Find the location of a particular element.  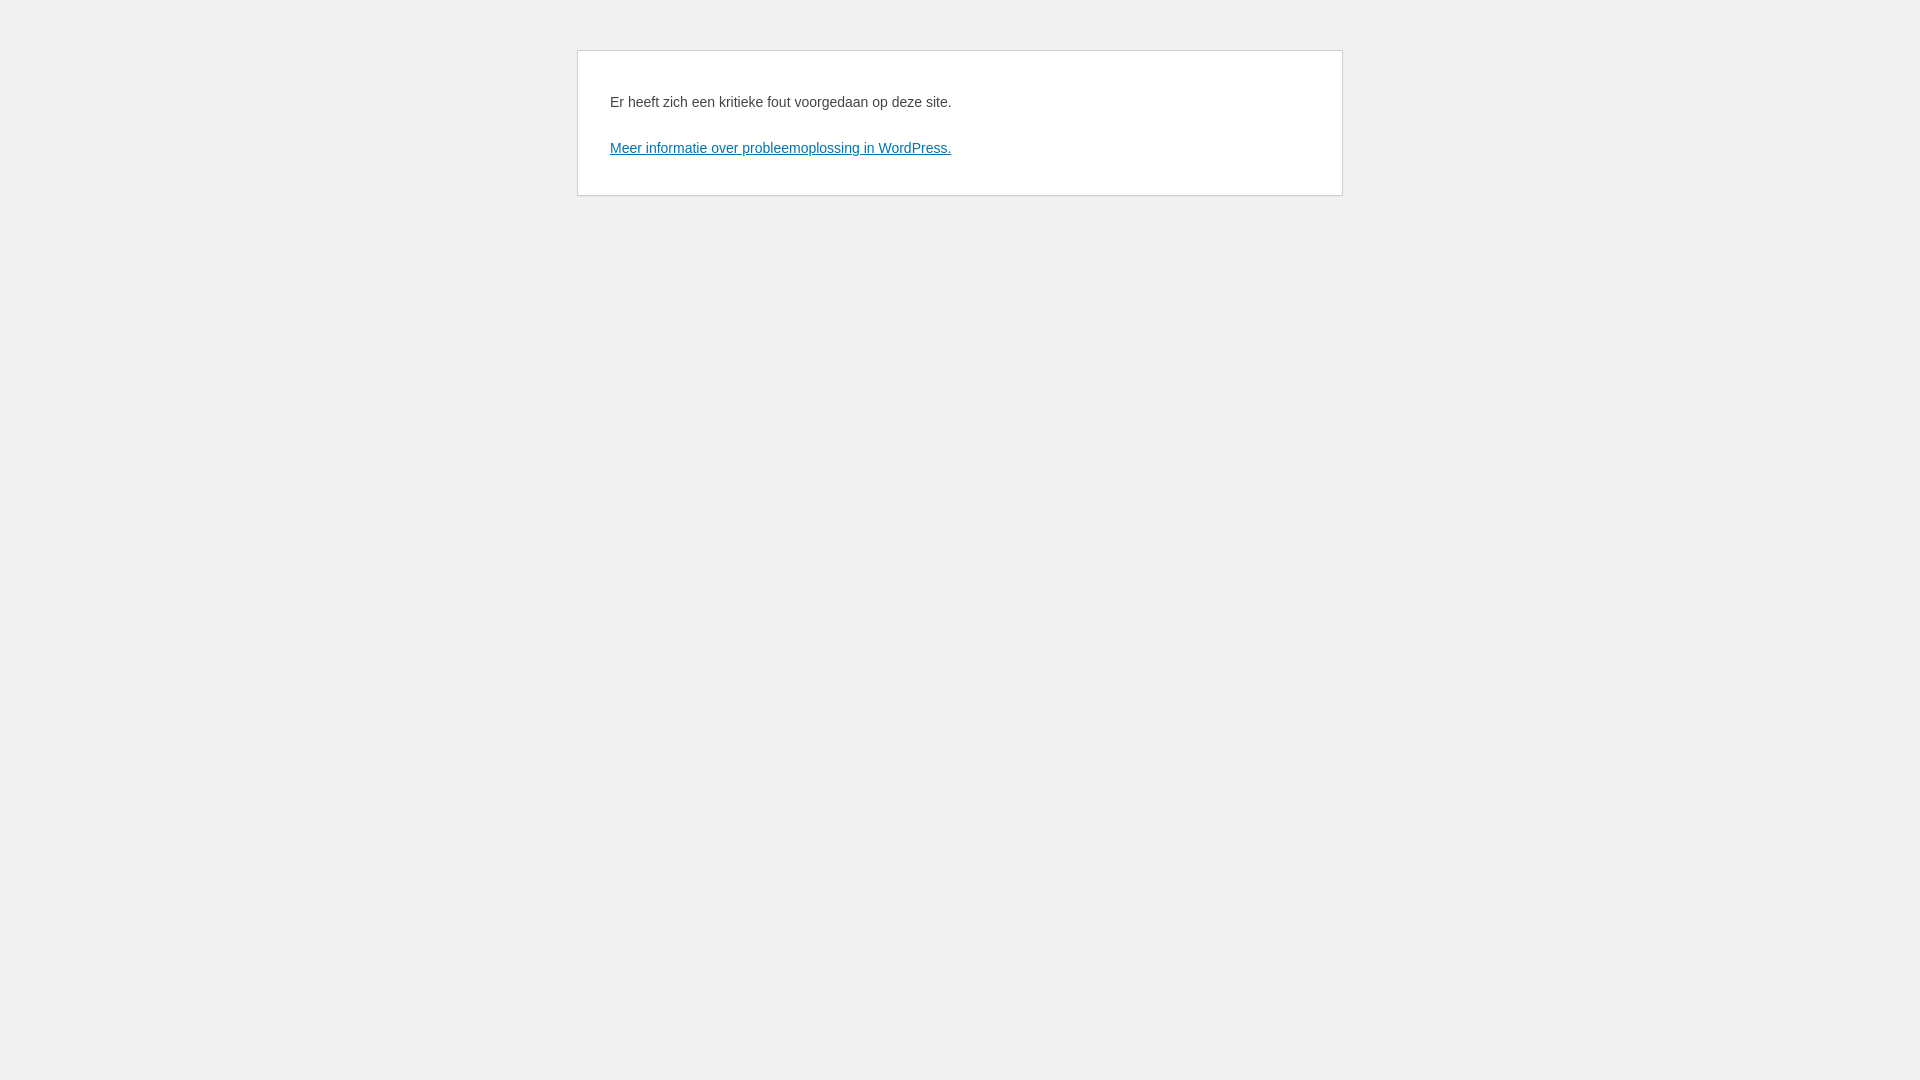

'Meer informatie over probleemoplossing in WordPress.' is located at coordinates (779, 146).